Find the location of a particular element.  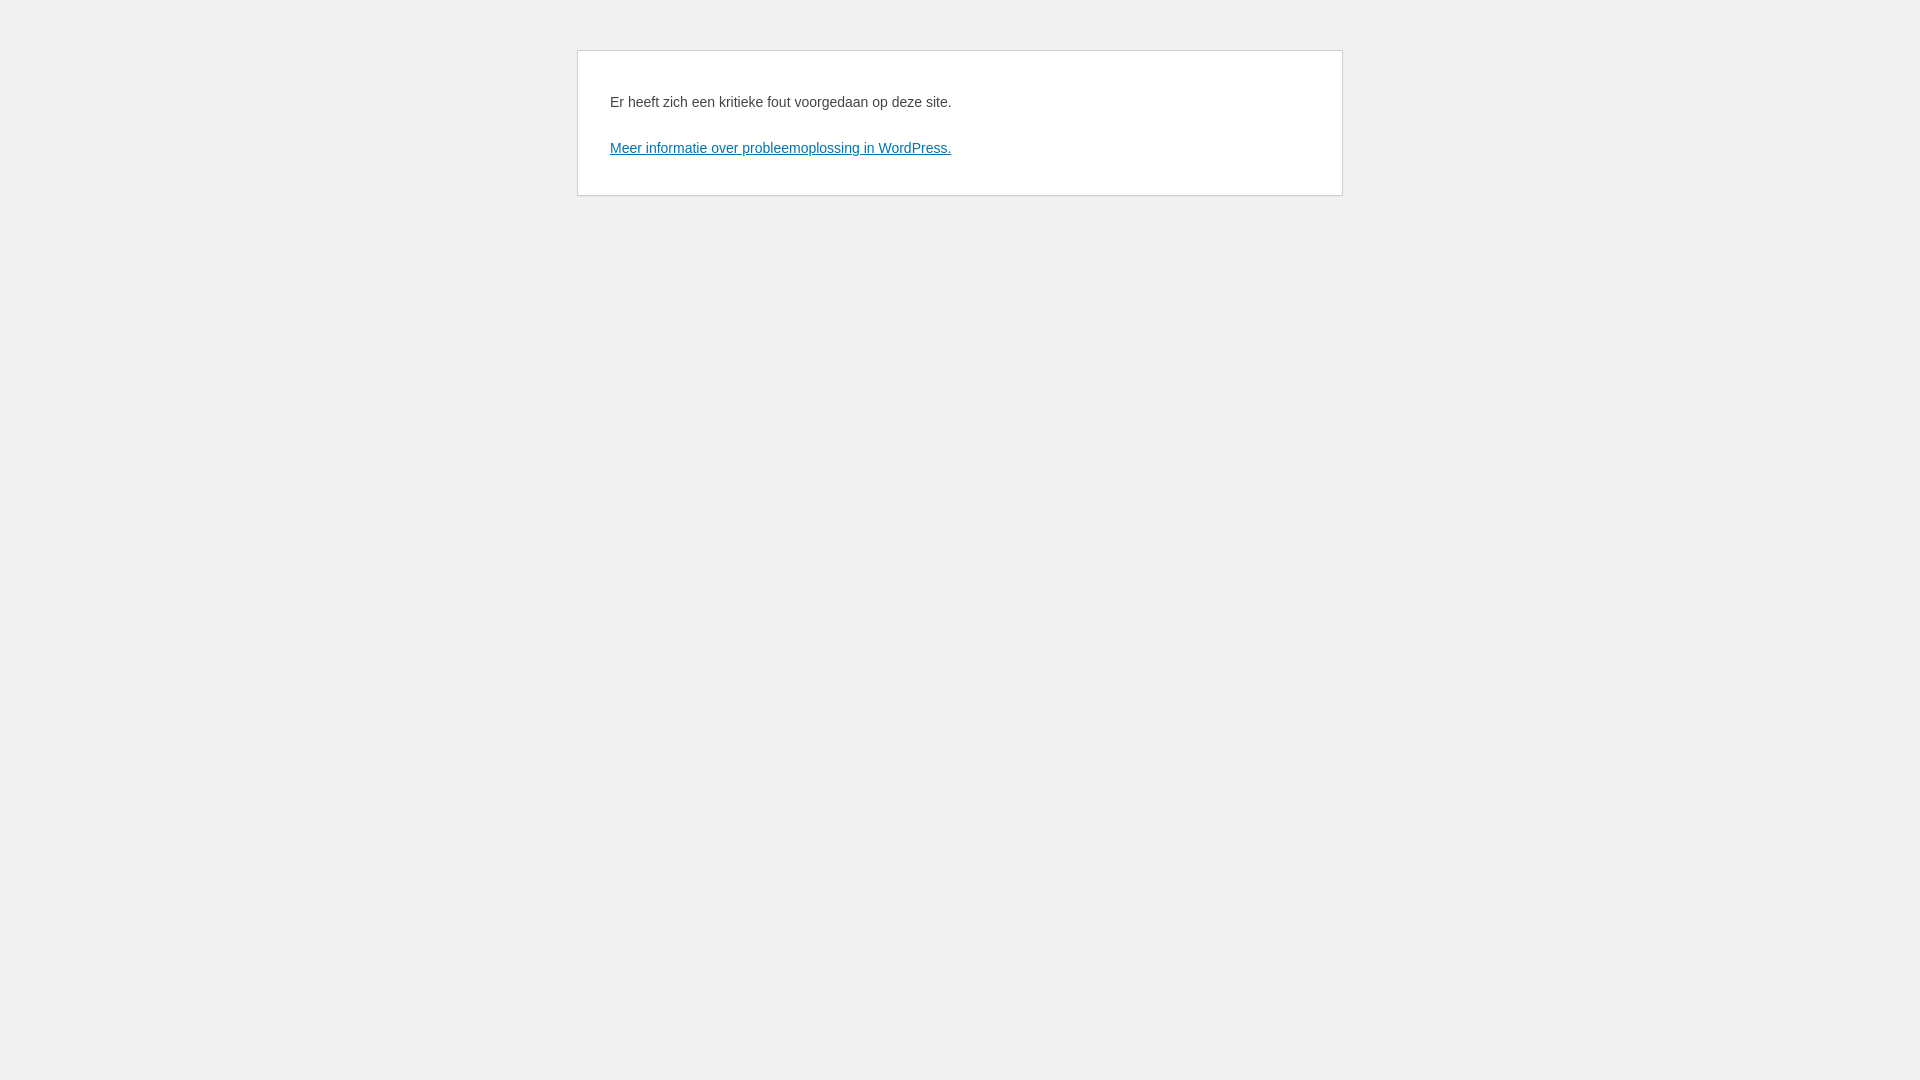

'Meer informatie over probleemoplossing in WordPress.' is located at coordinates (779, 146).